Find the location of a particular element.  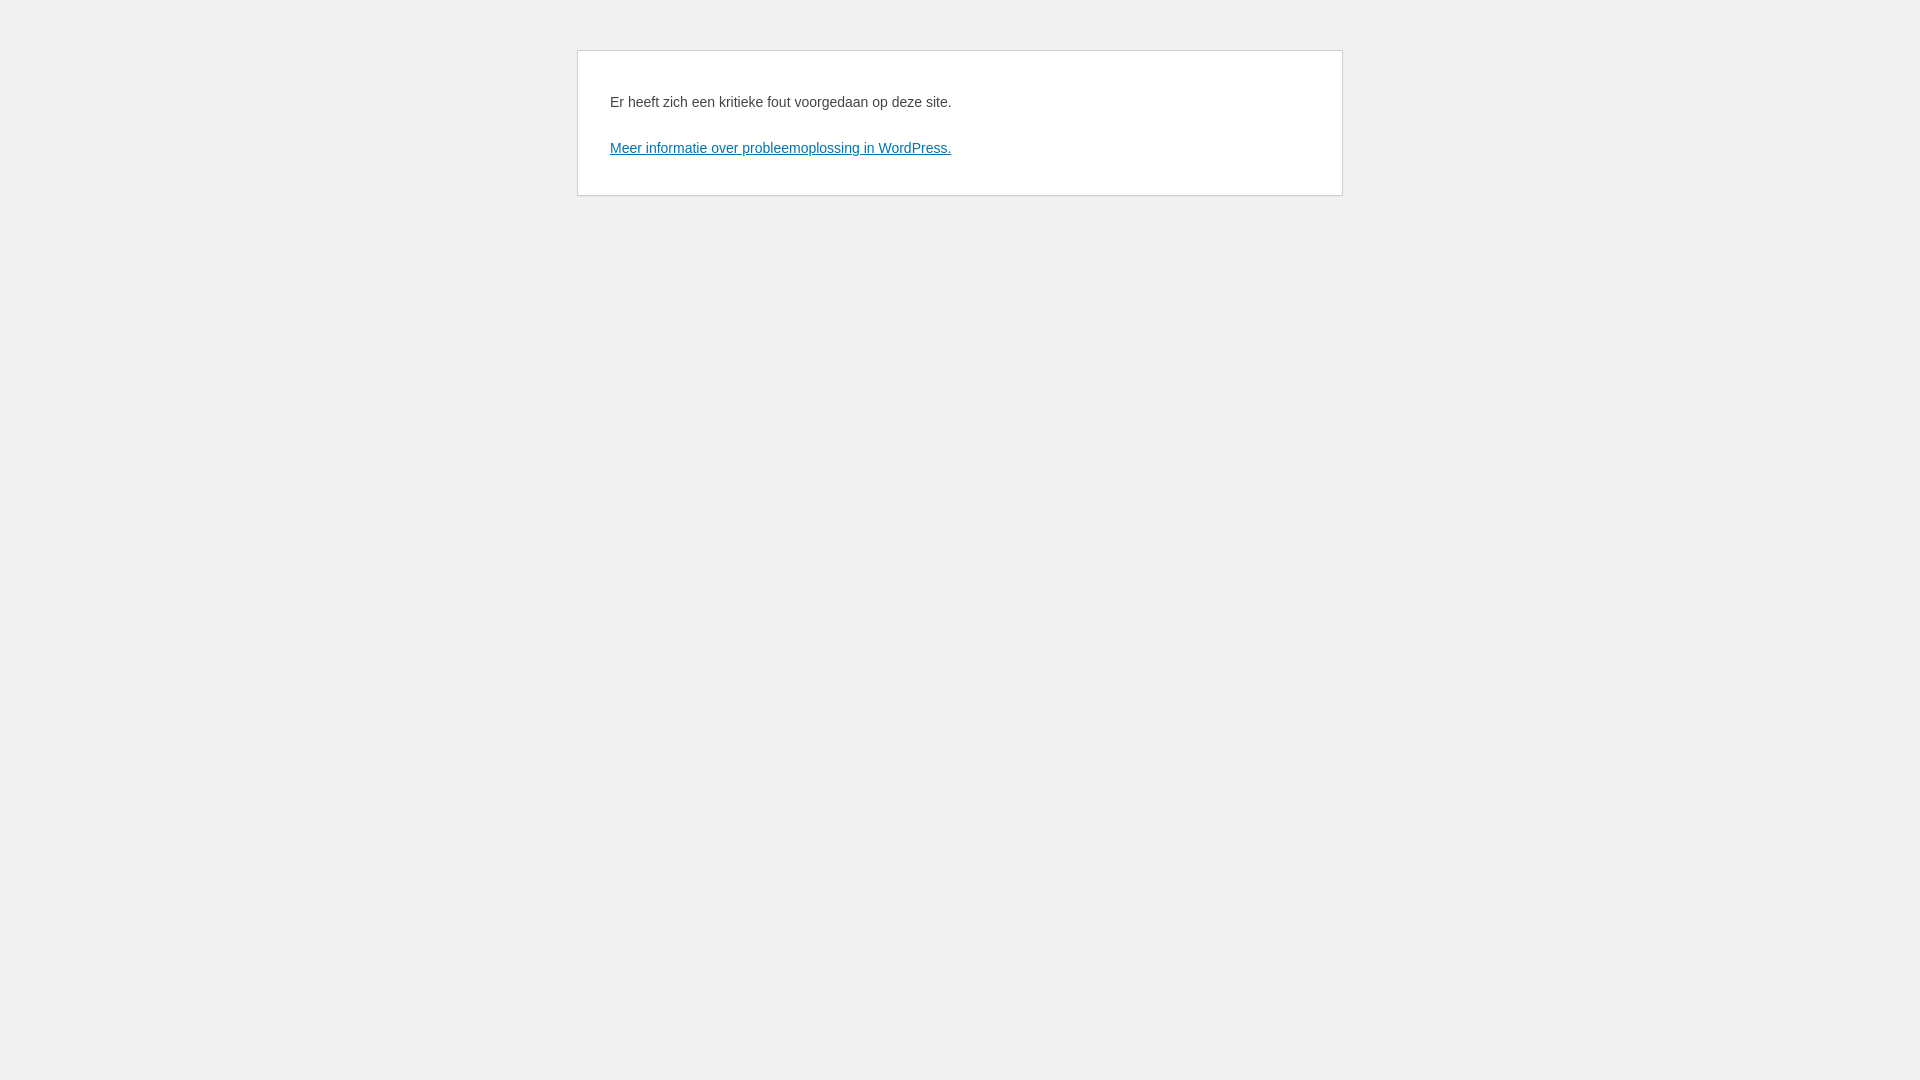

'Meer informatie over probleemoplossing in WordPress.' is located at coordinates (779, 146).